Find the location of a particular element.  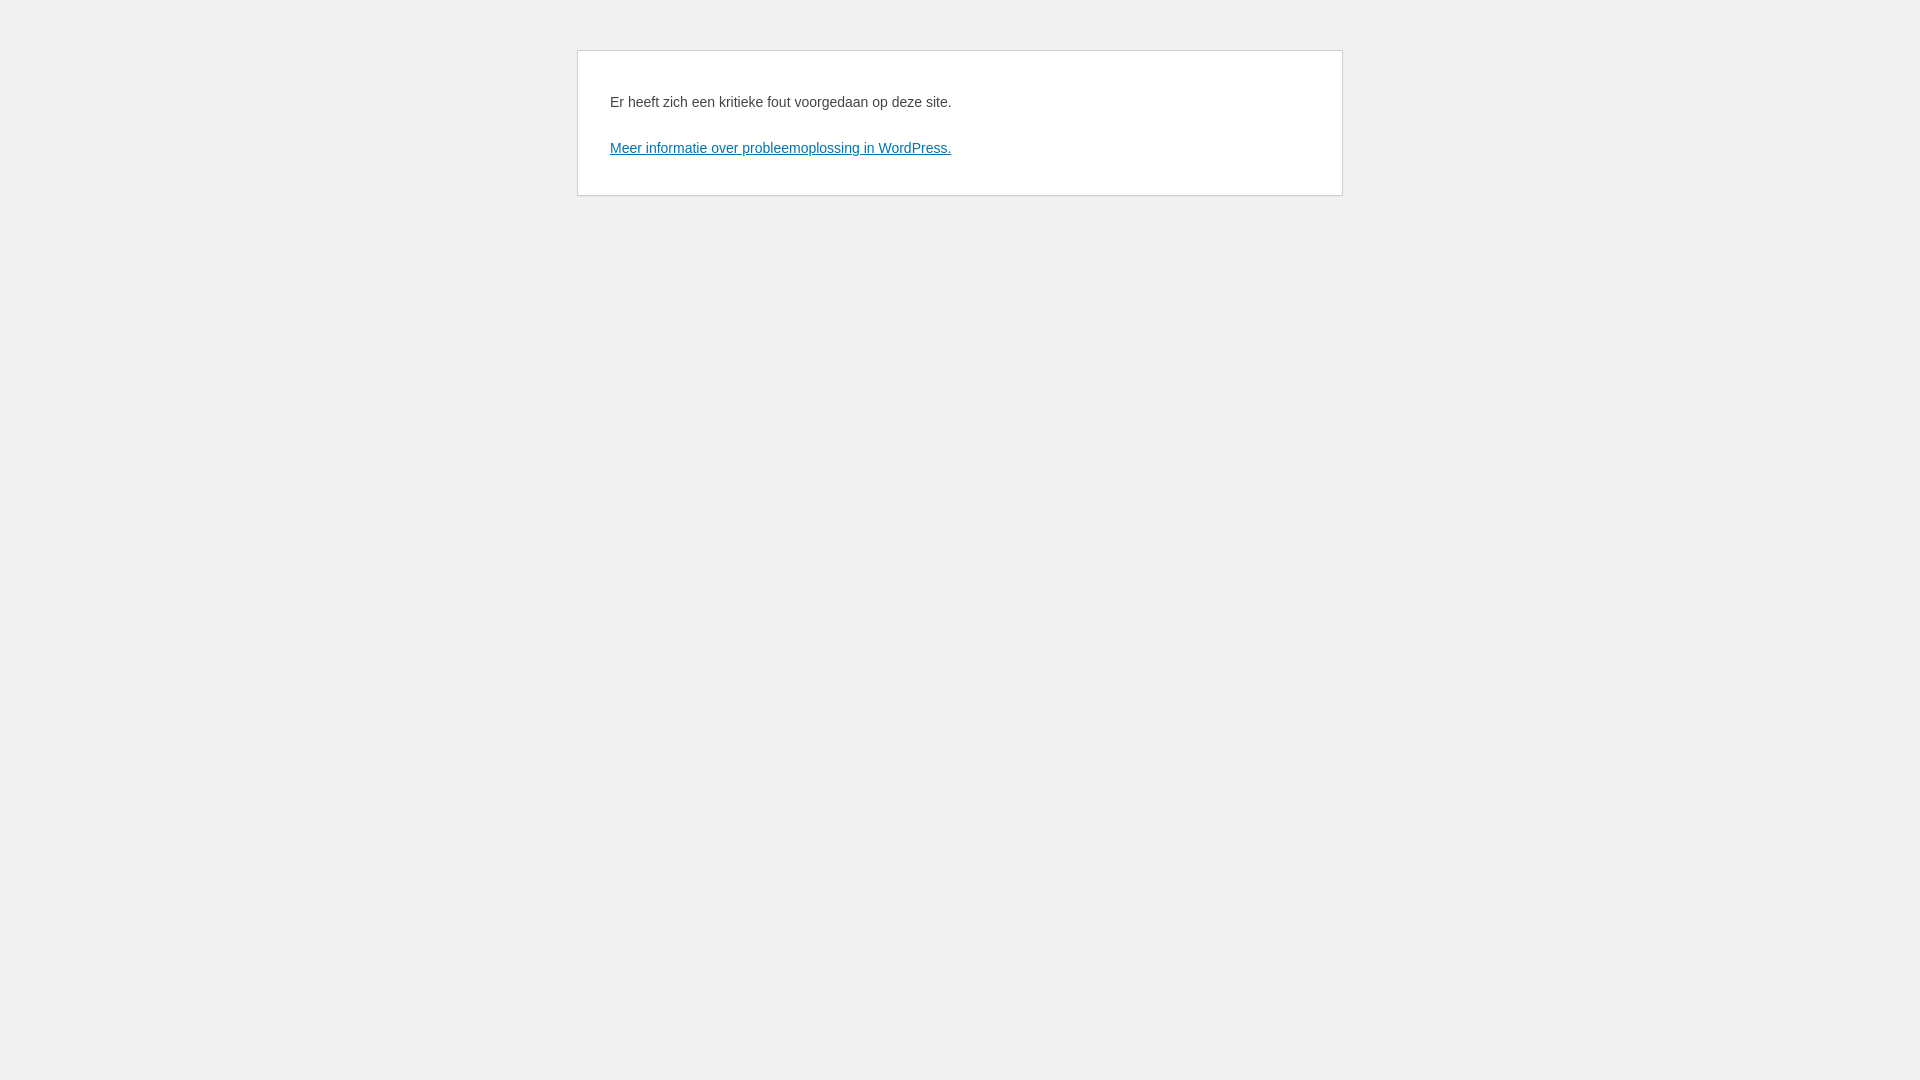

'Meer informatie over probleemoplossing in WordPress.' is located at coordinates (779, 146).